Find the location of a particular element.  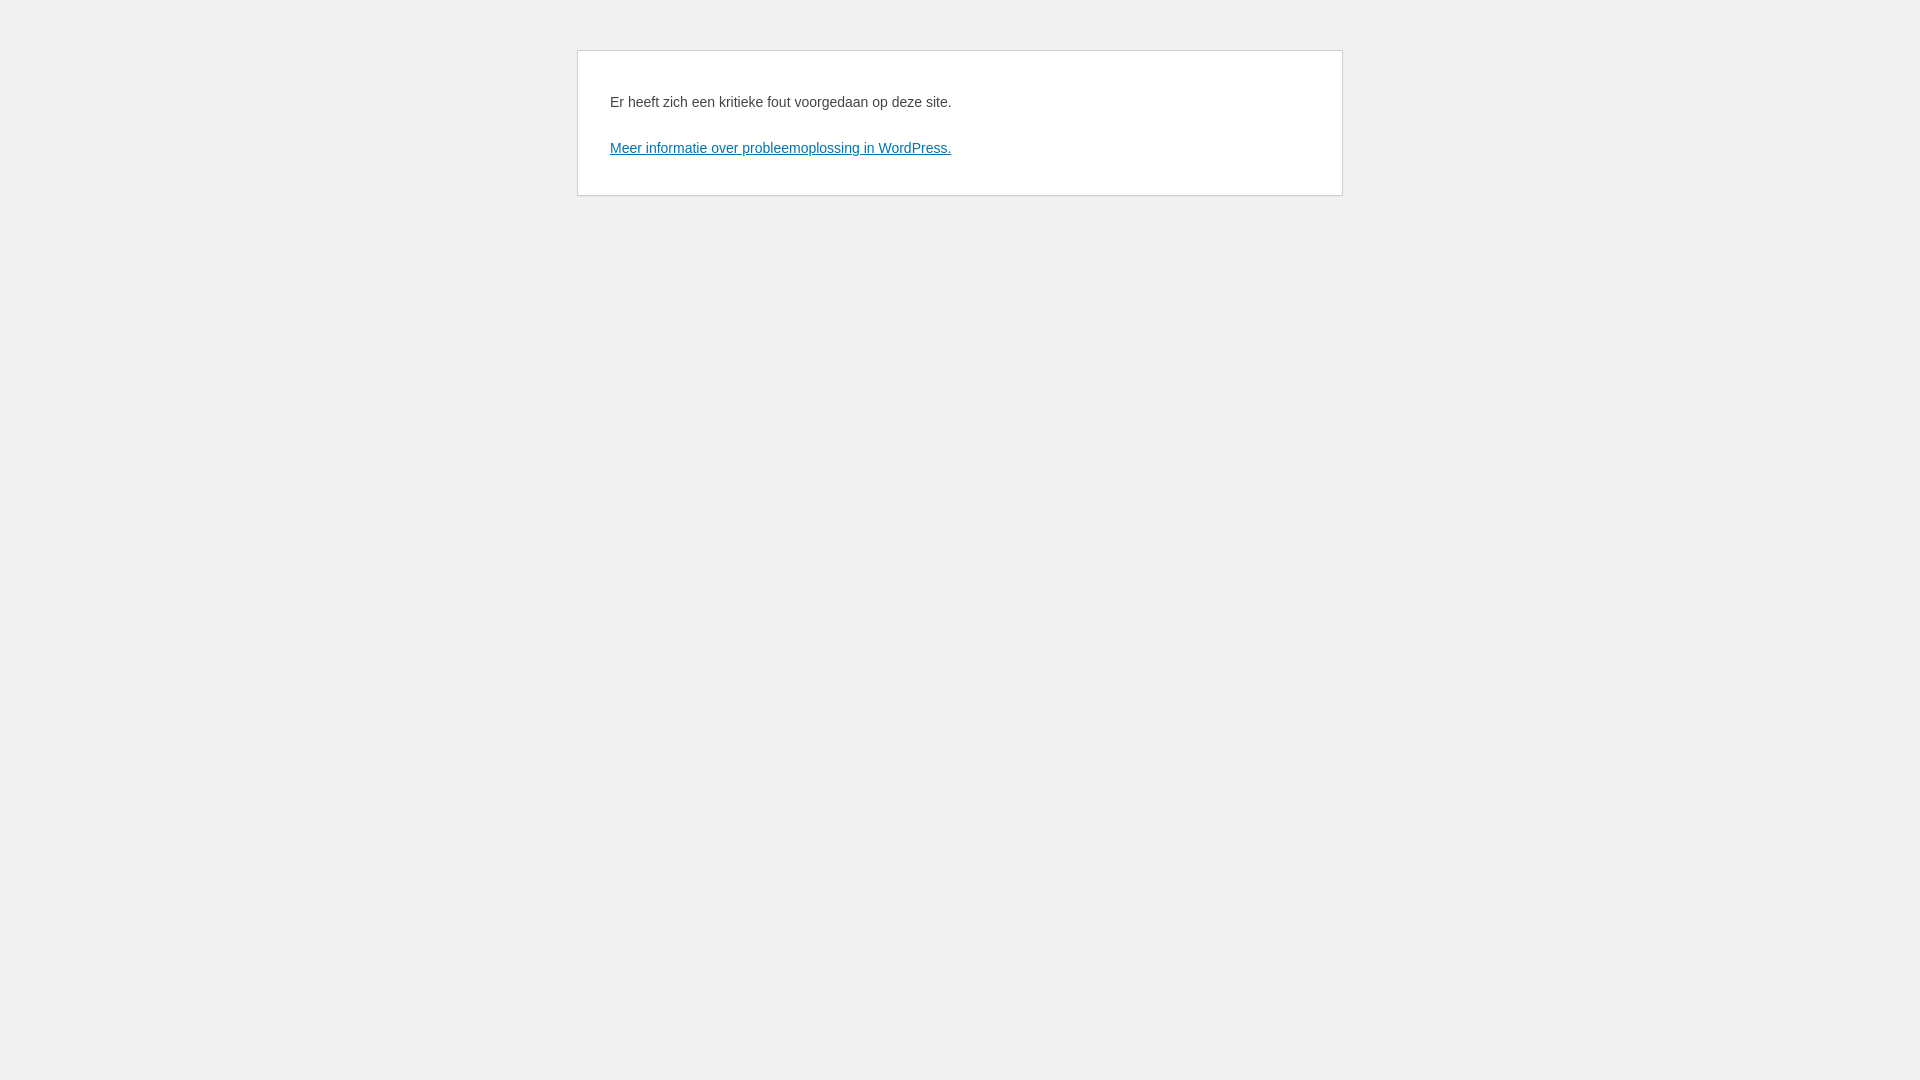

'Meer informatie over probleemoplossing in WordPress.' is located at coordinates (779, 146).